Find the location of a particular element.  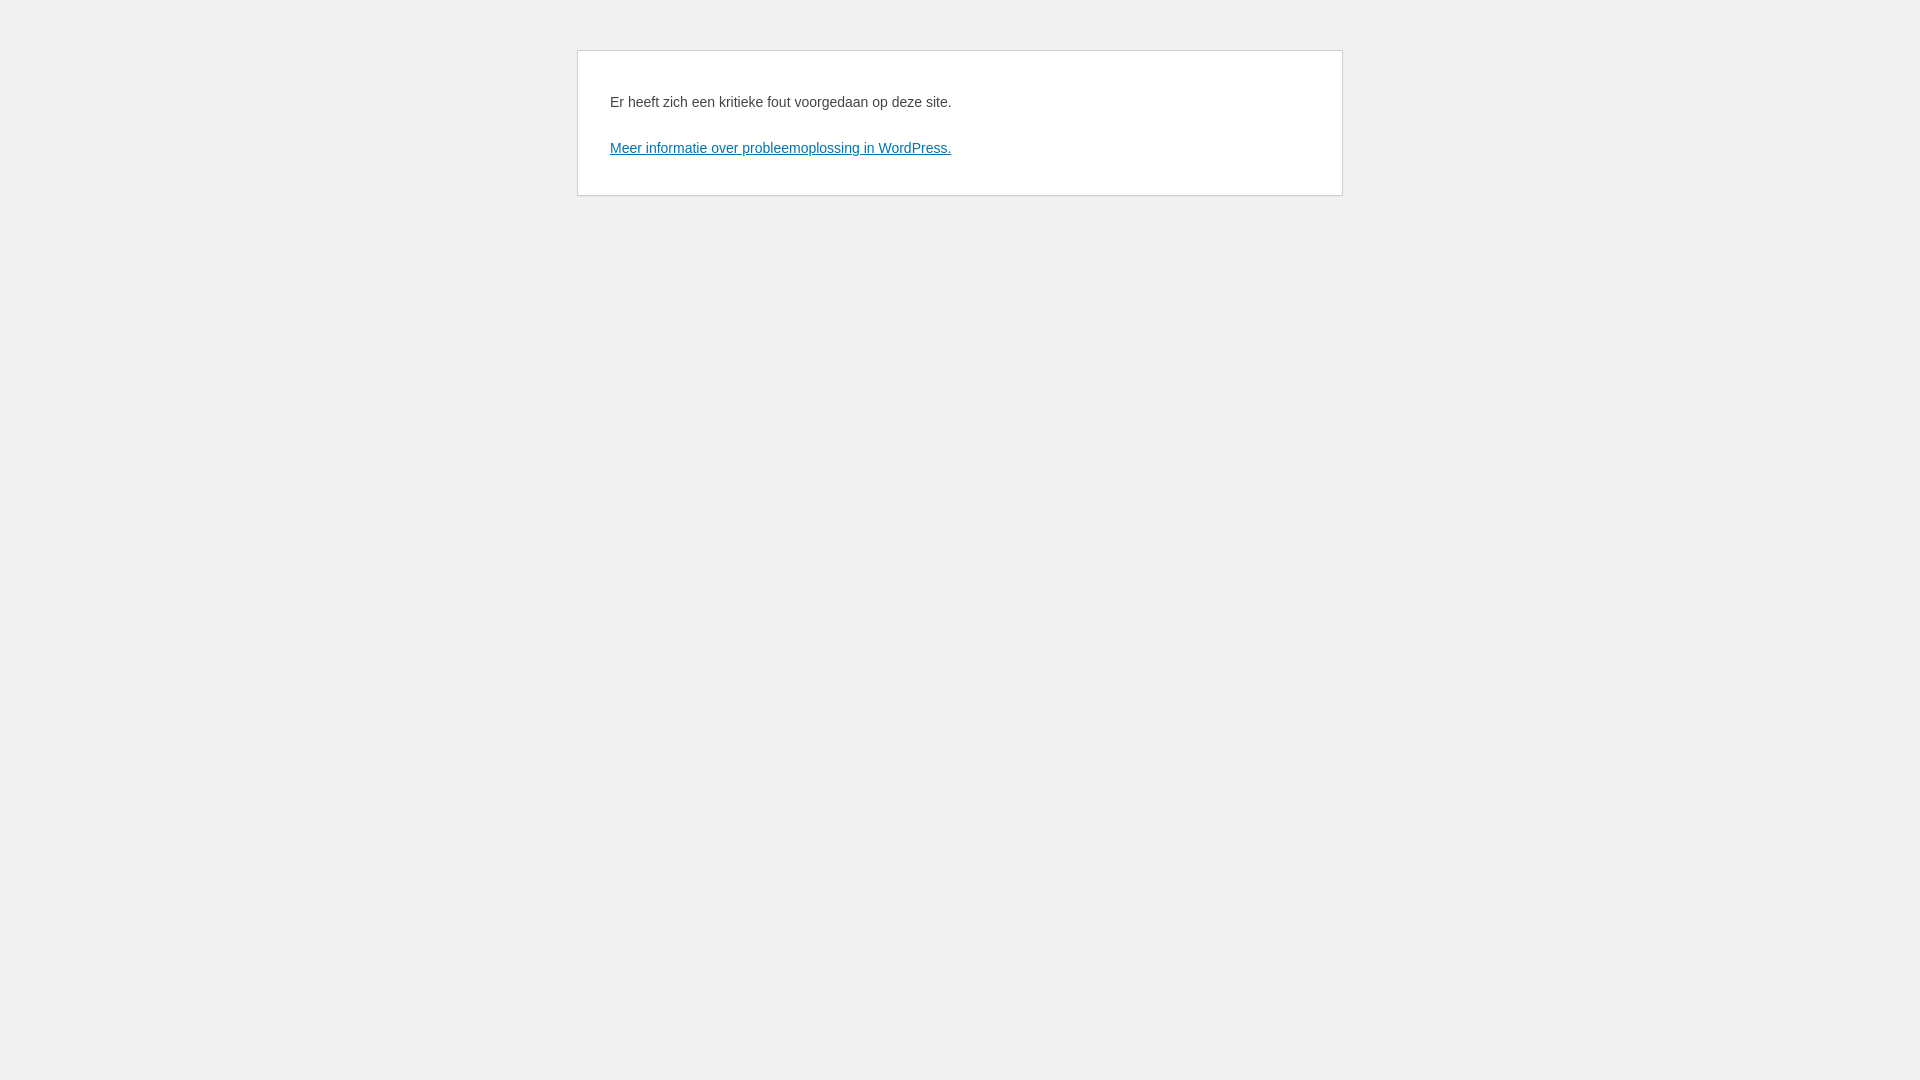

'Meer informatie over probleemoplossing in WordPress.' is located at coordinates (779, 146).